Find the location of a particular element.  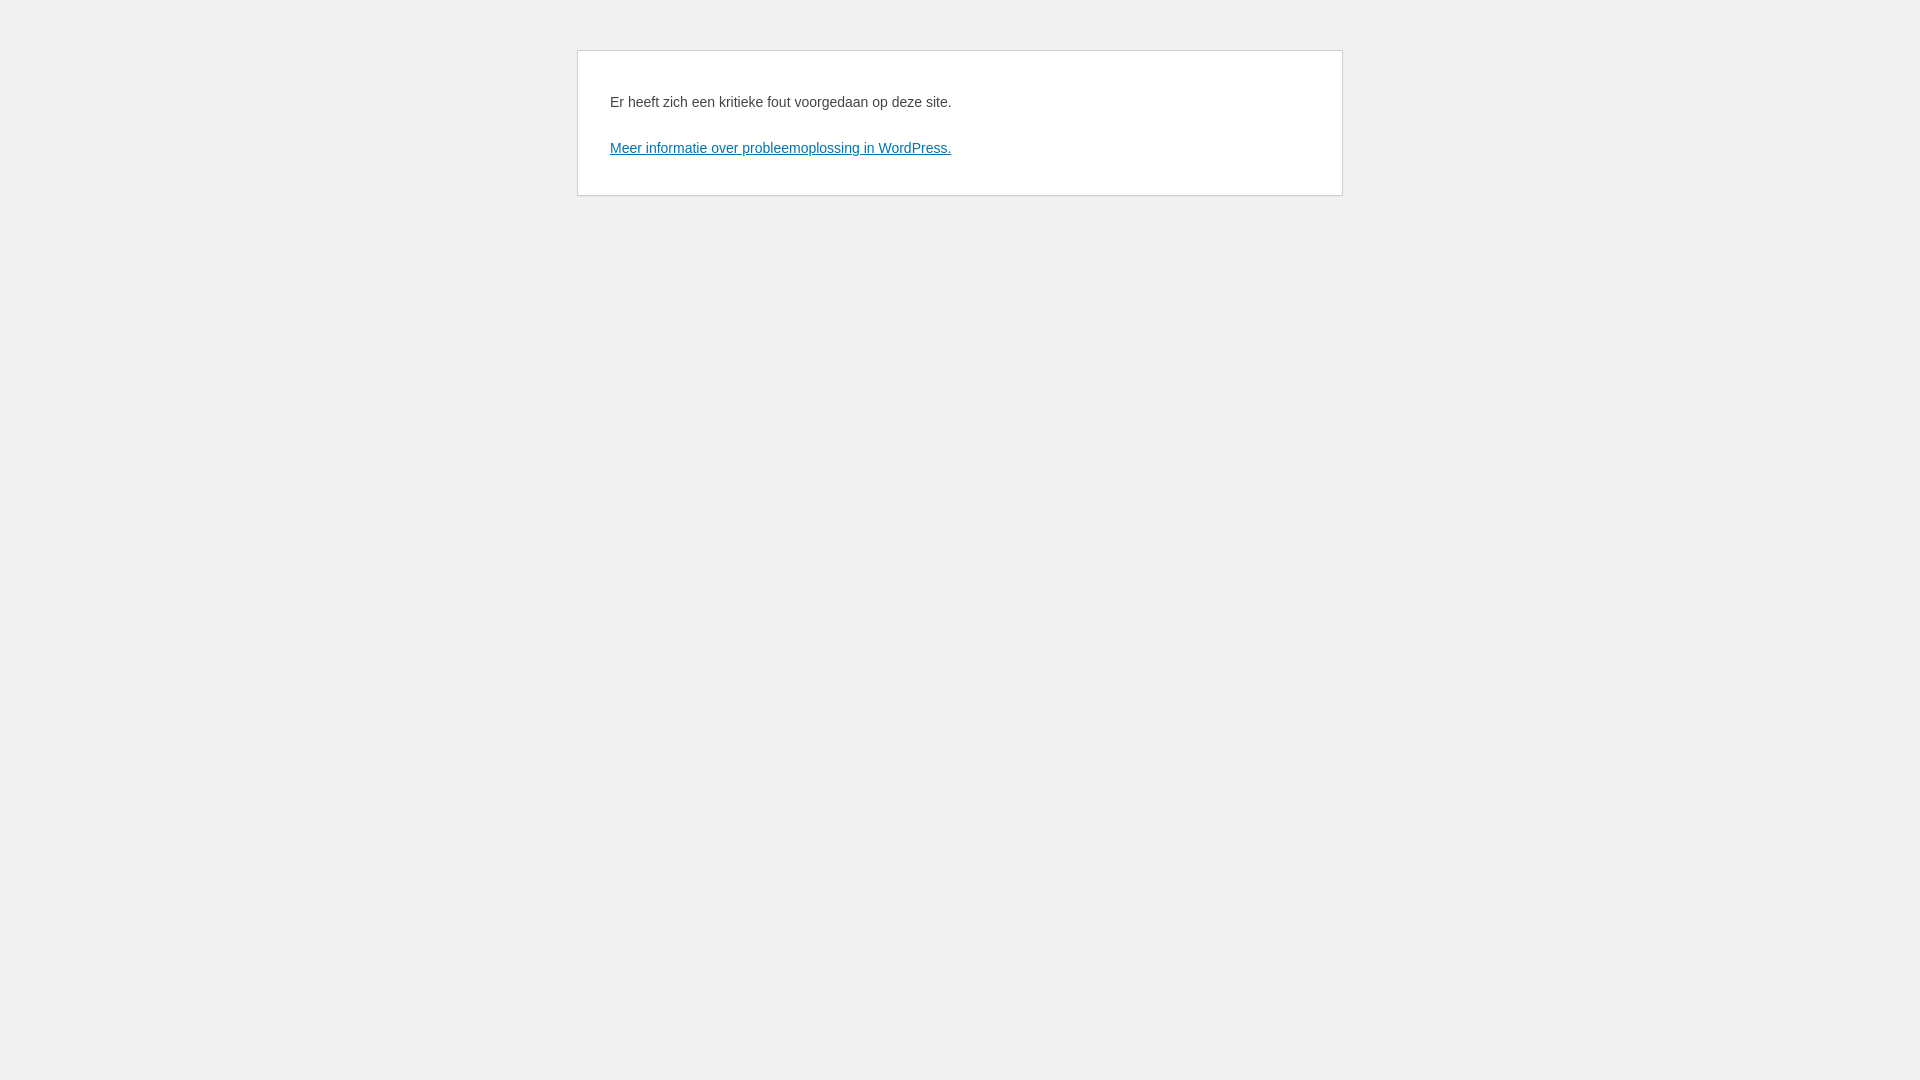

'Meer informatie over probleemoplossing in WordPress.' is located at coordinates (779, 146).